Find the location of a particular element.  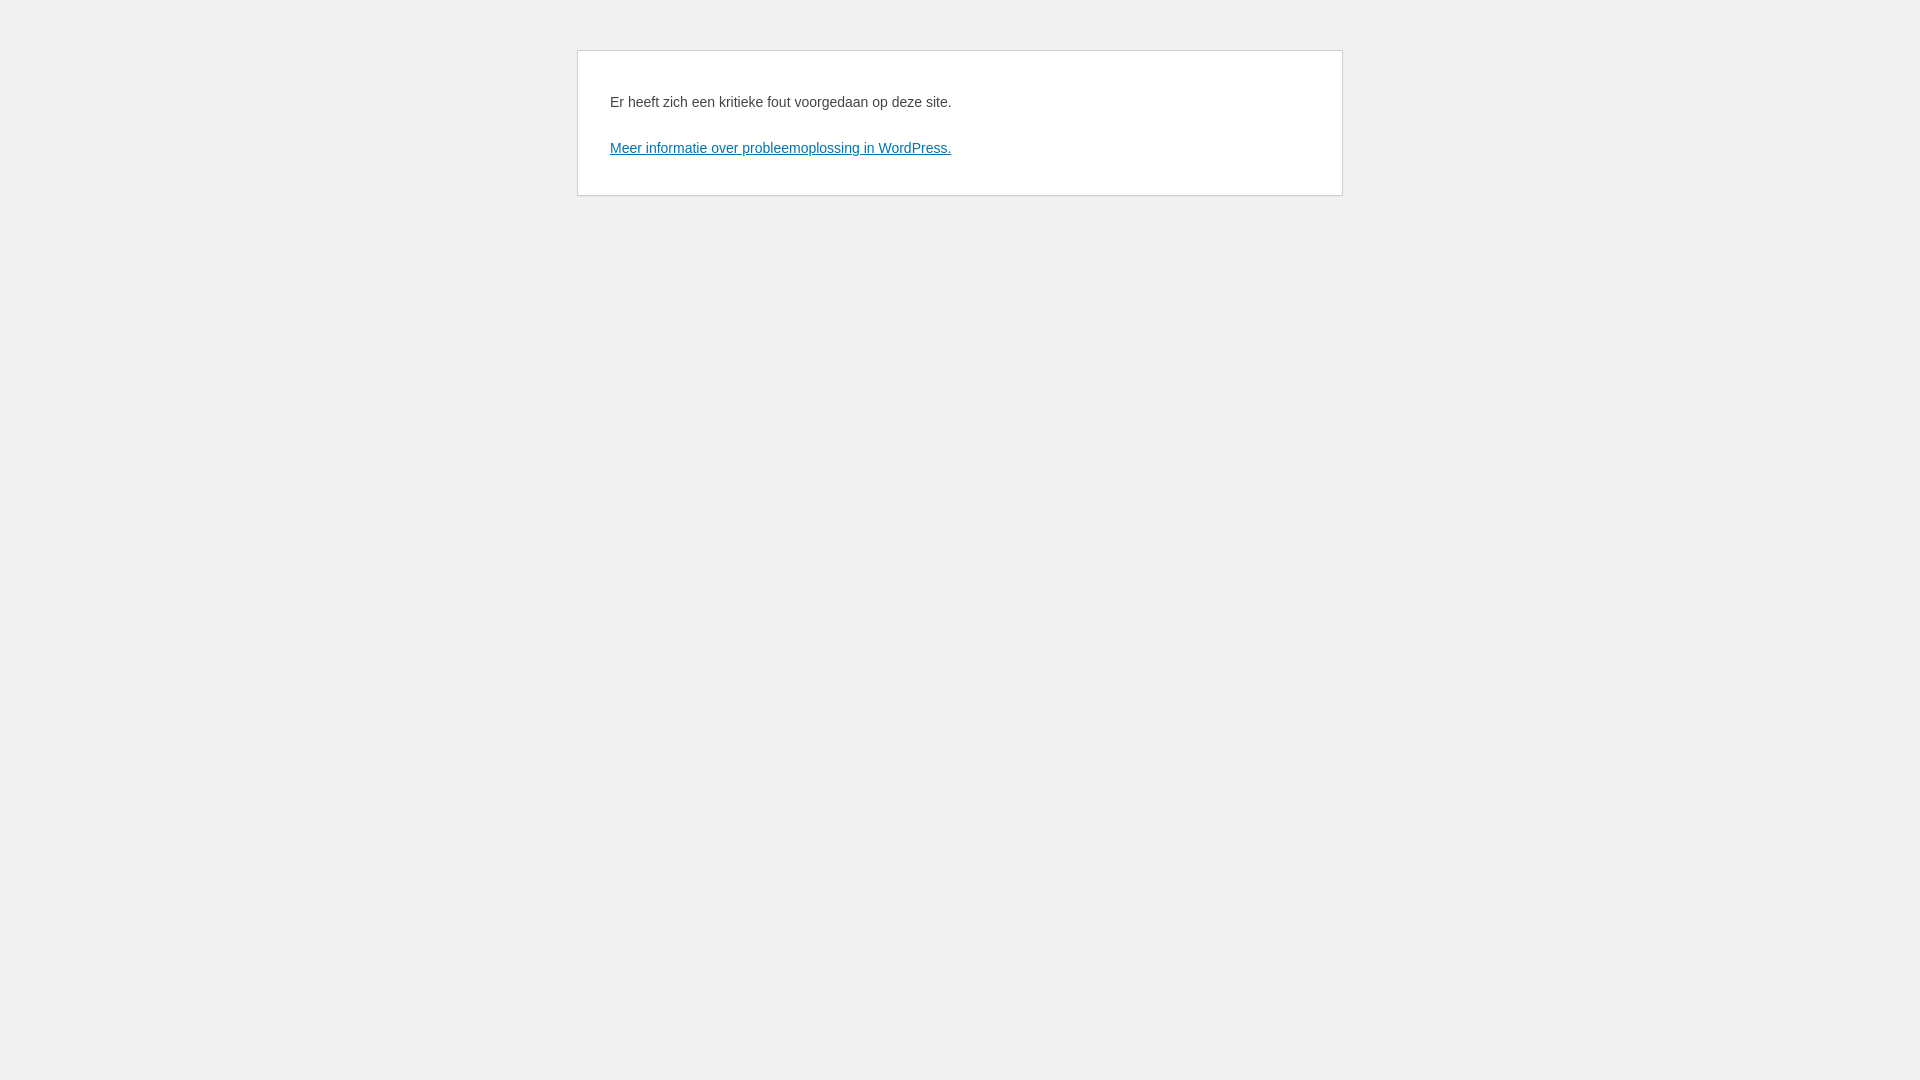

'Meer informatie over probleemoplossing in WordPress.' is located at coordinates (779, 146).